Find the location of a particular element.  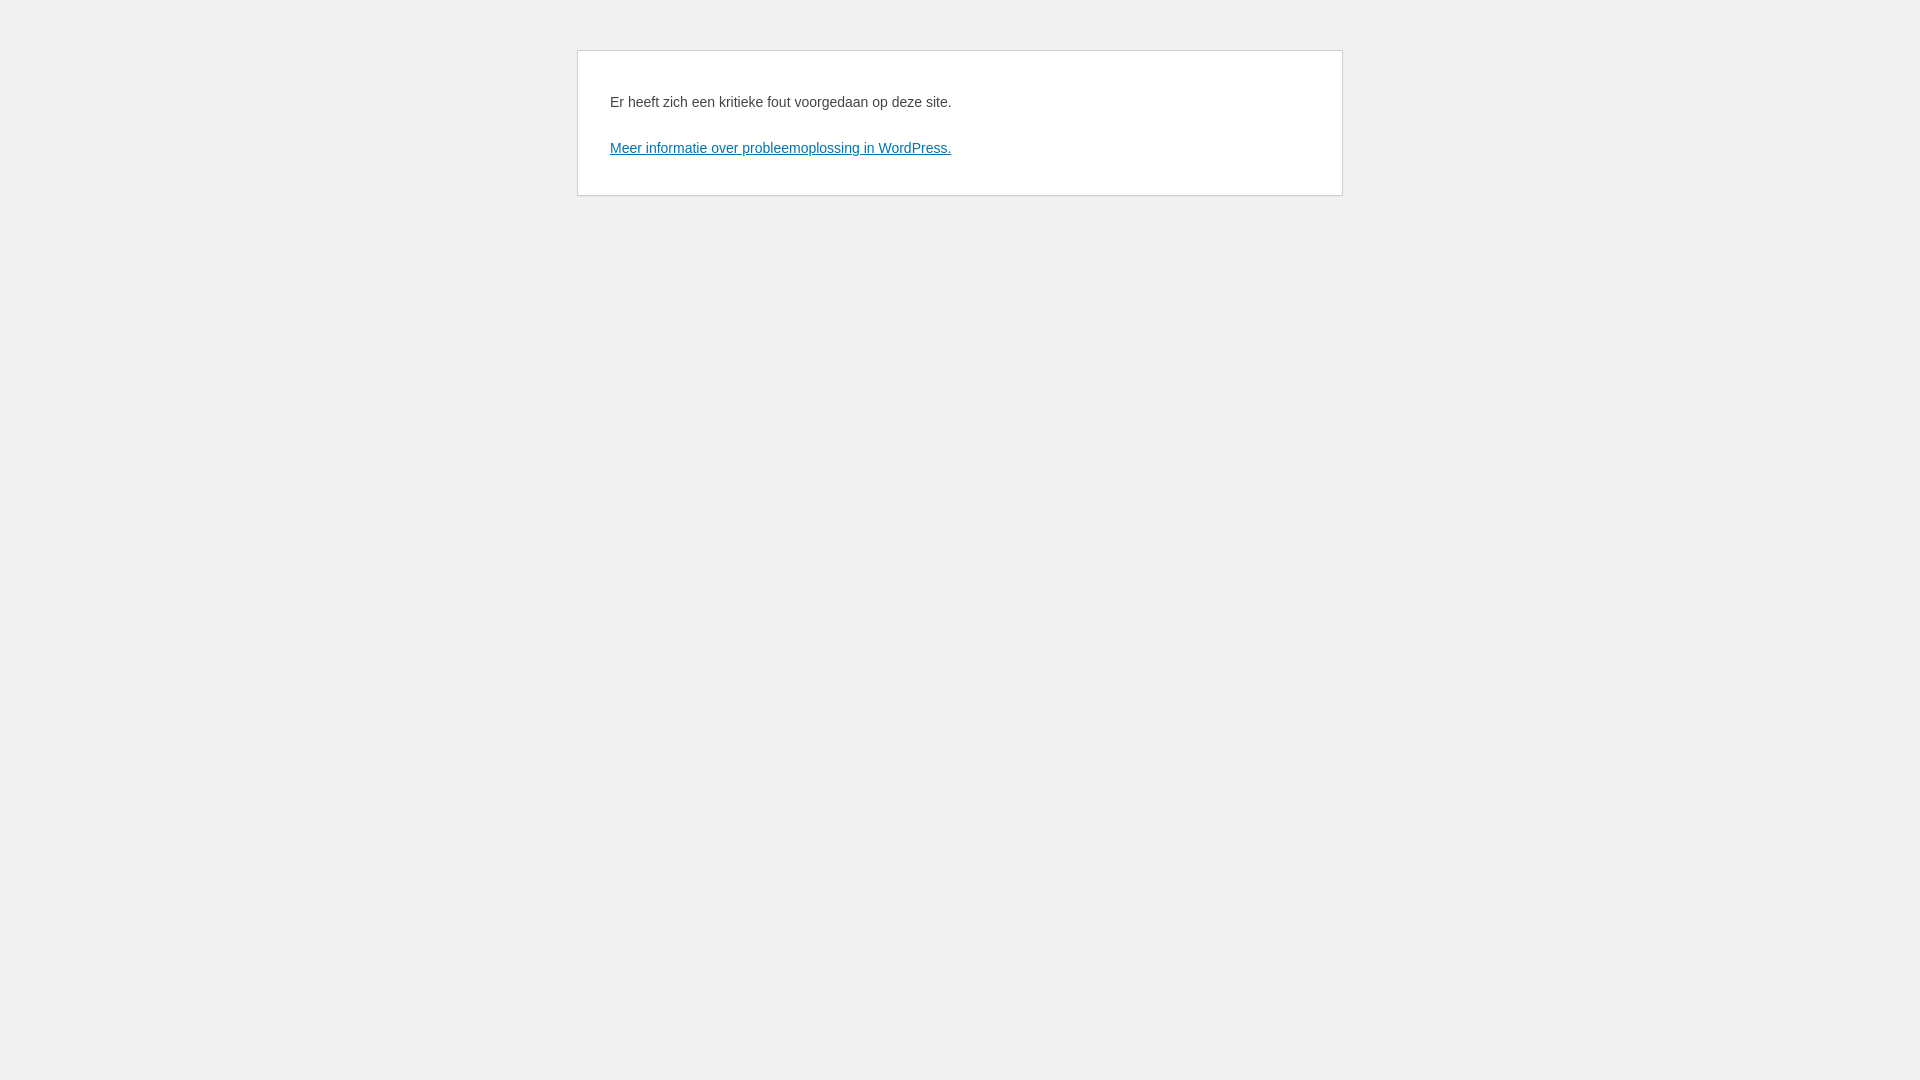

'Meer informatie over probleemoplossing in WordPress.' is located at coordinates (779, 146).